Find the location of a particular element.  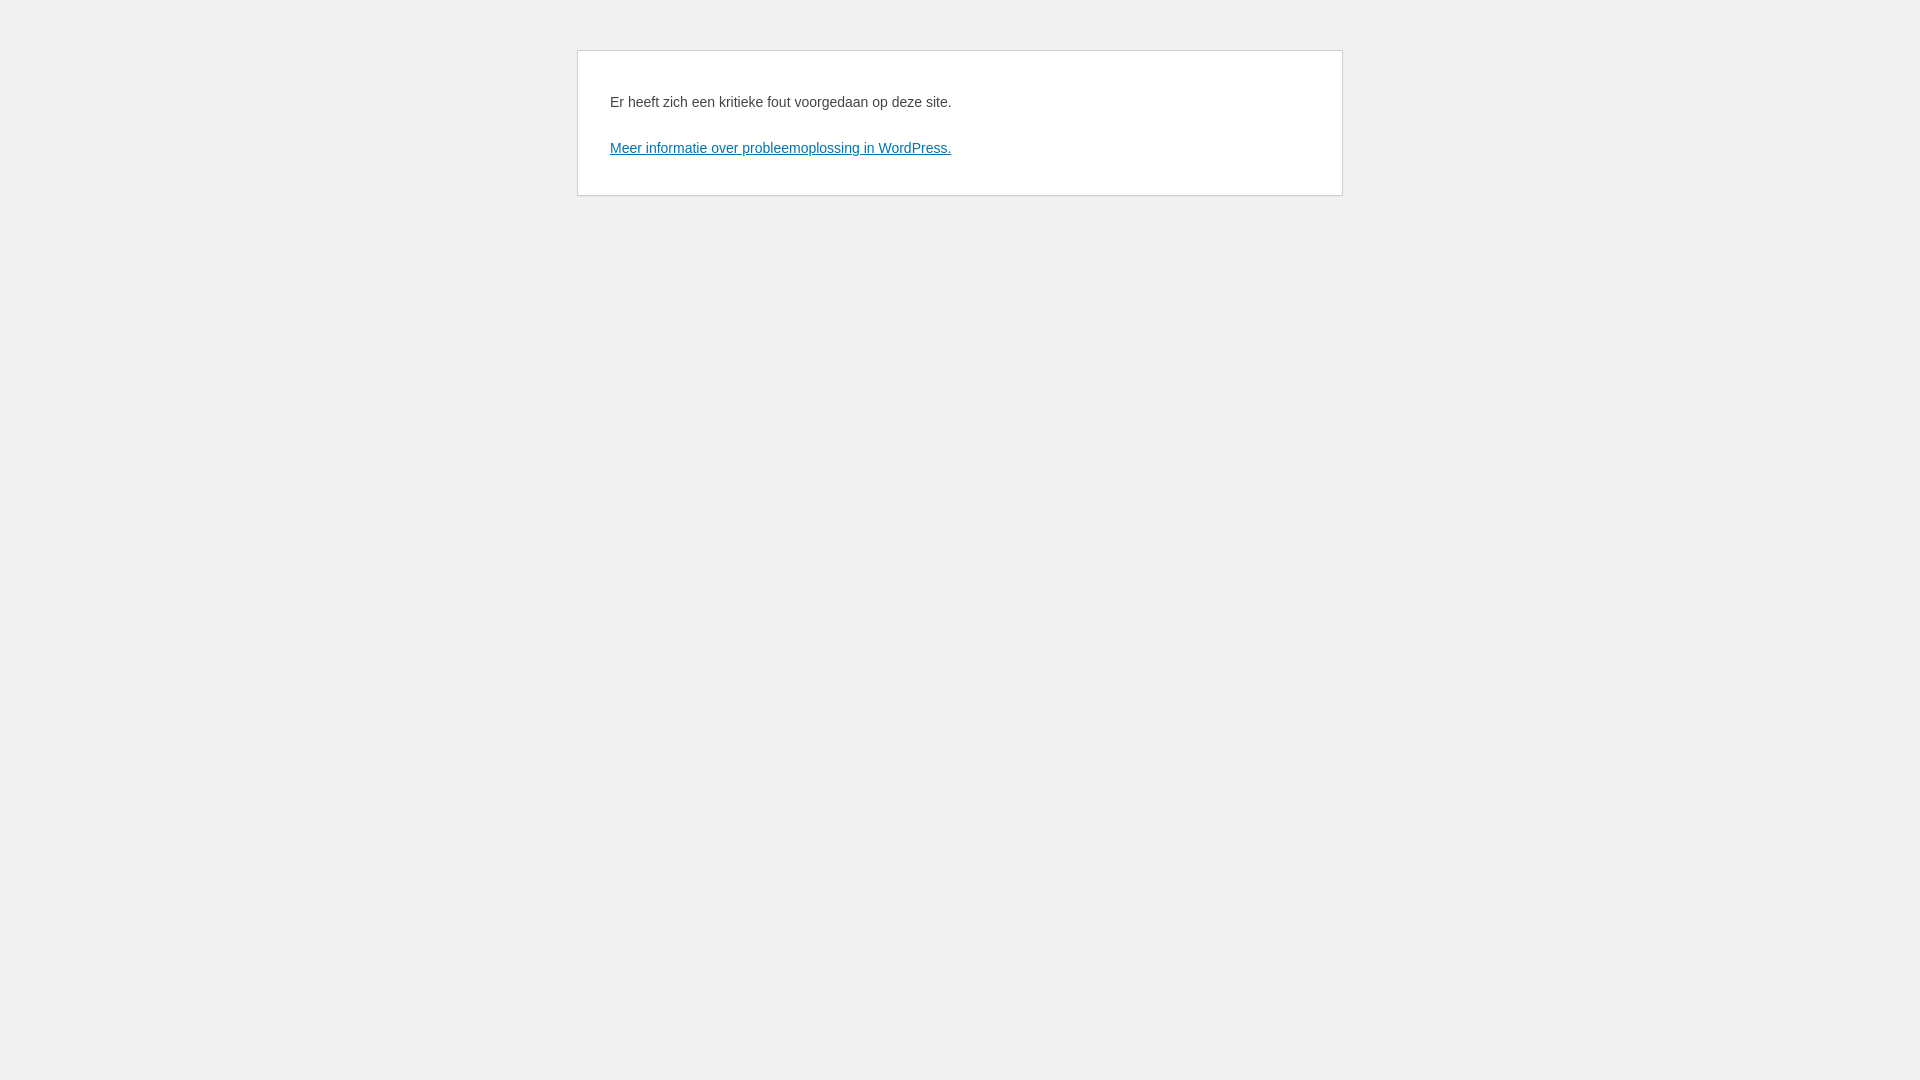

'Meer informatie over probleemoplossing in WordPress.' is located at coordinates (779, 146).